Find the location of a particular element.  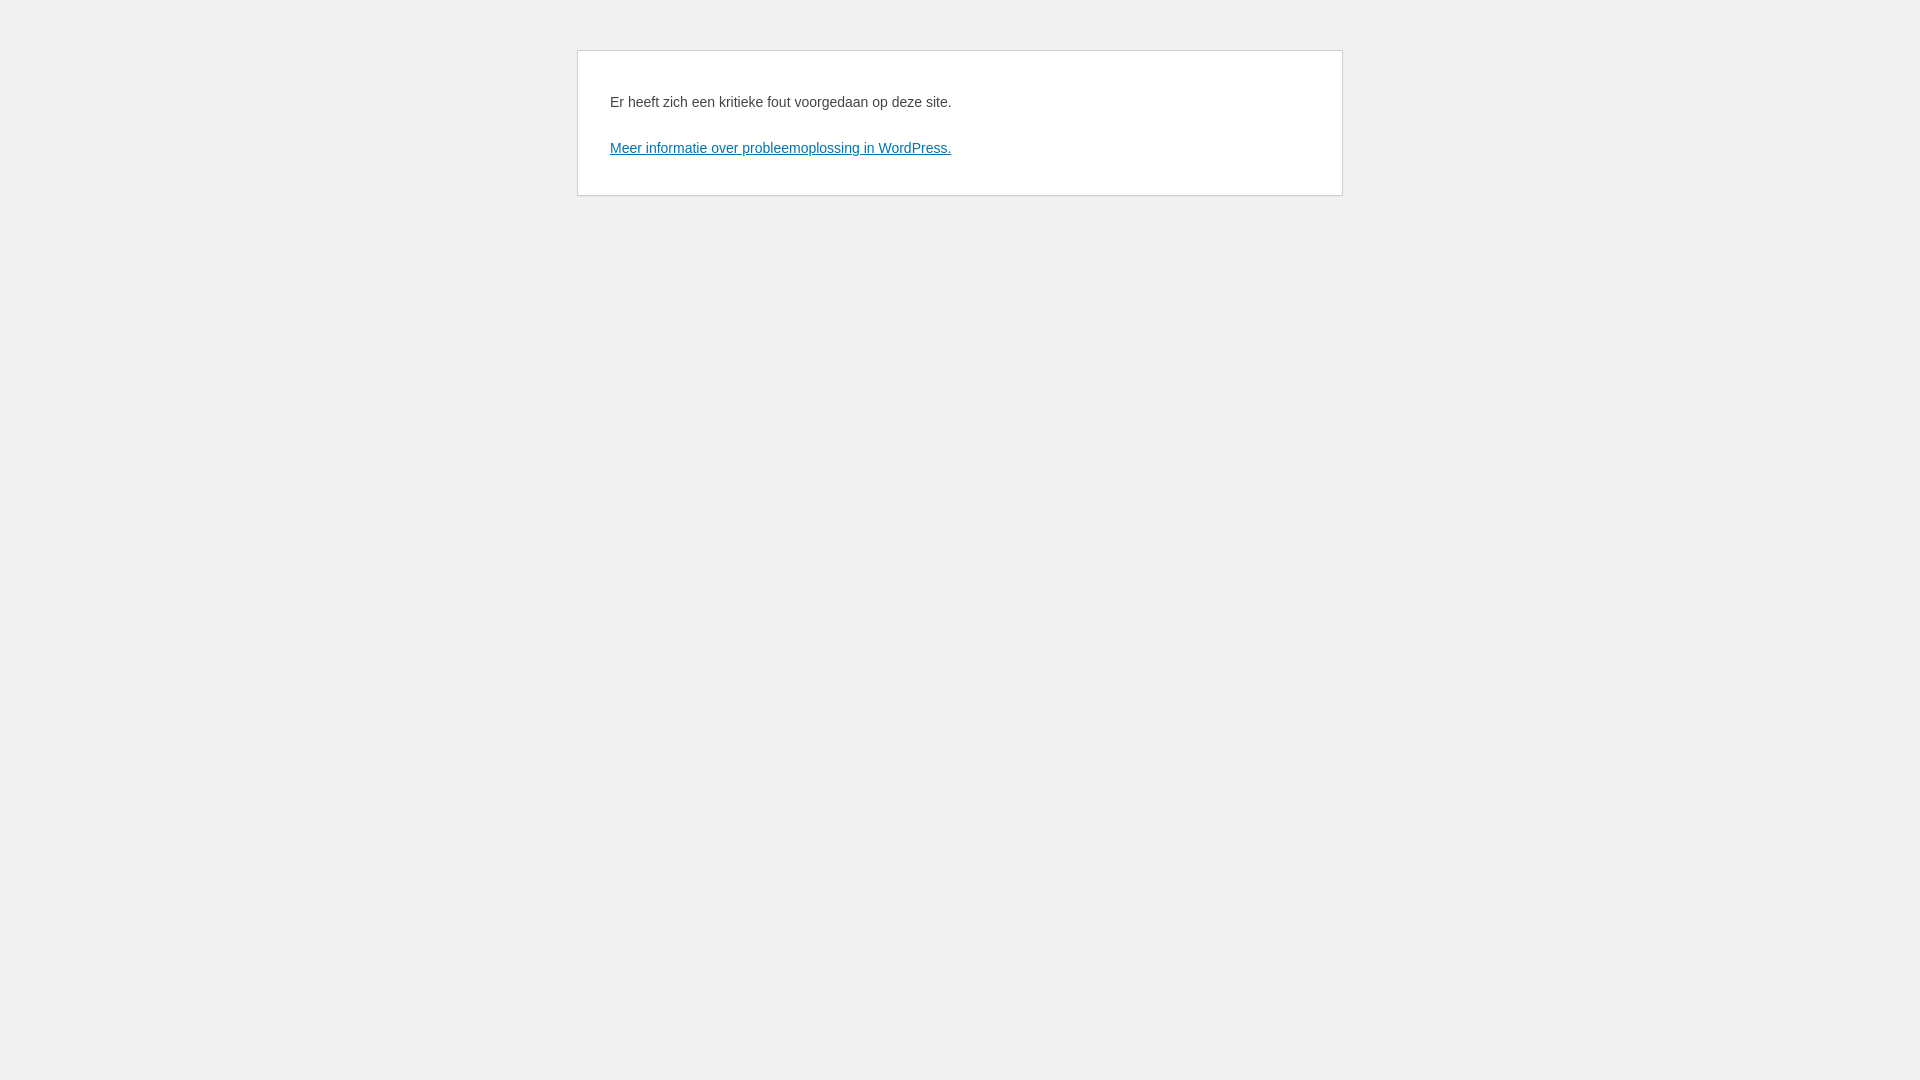

'Meer informatie over probleemoplossing in WordPress.' is located at coordinates (779, 146).